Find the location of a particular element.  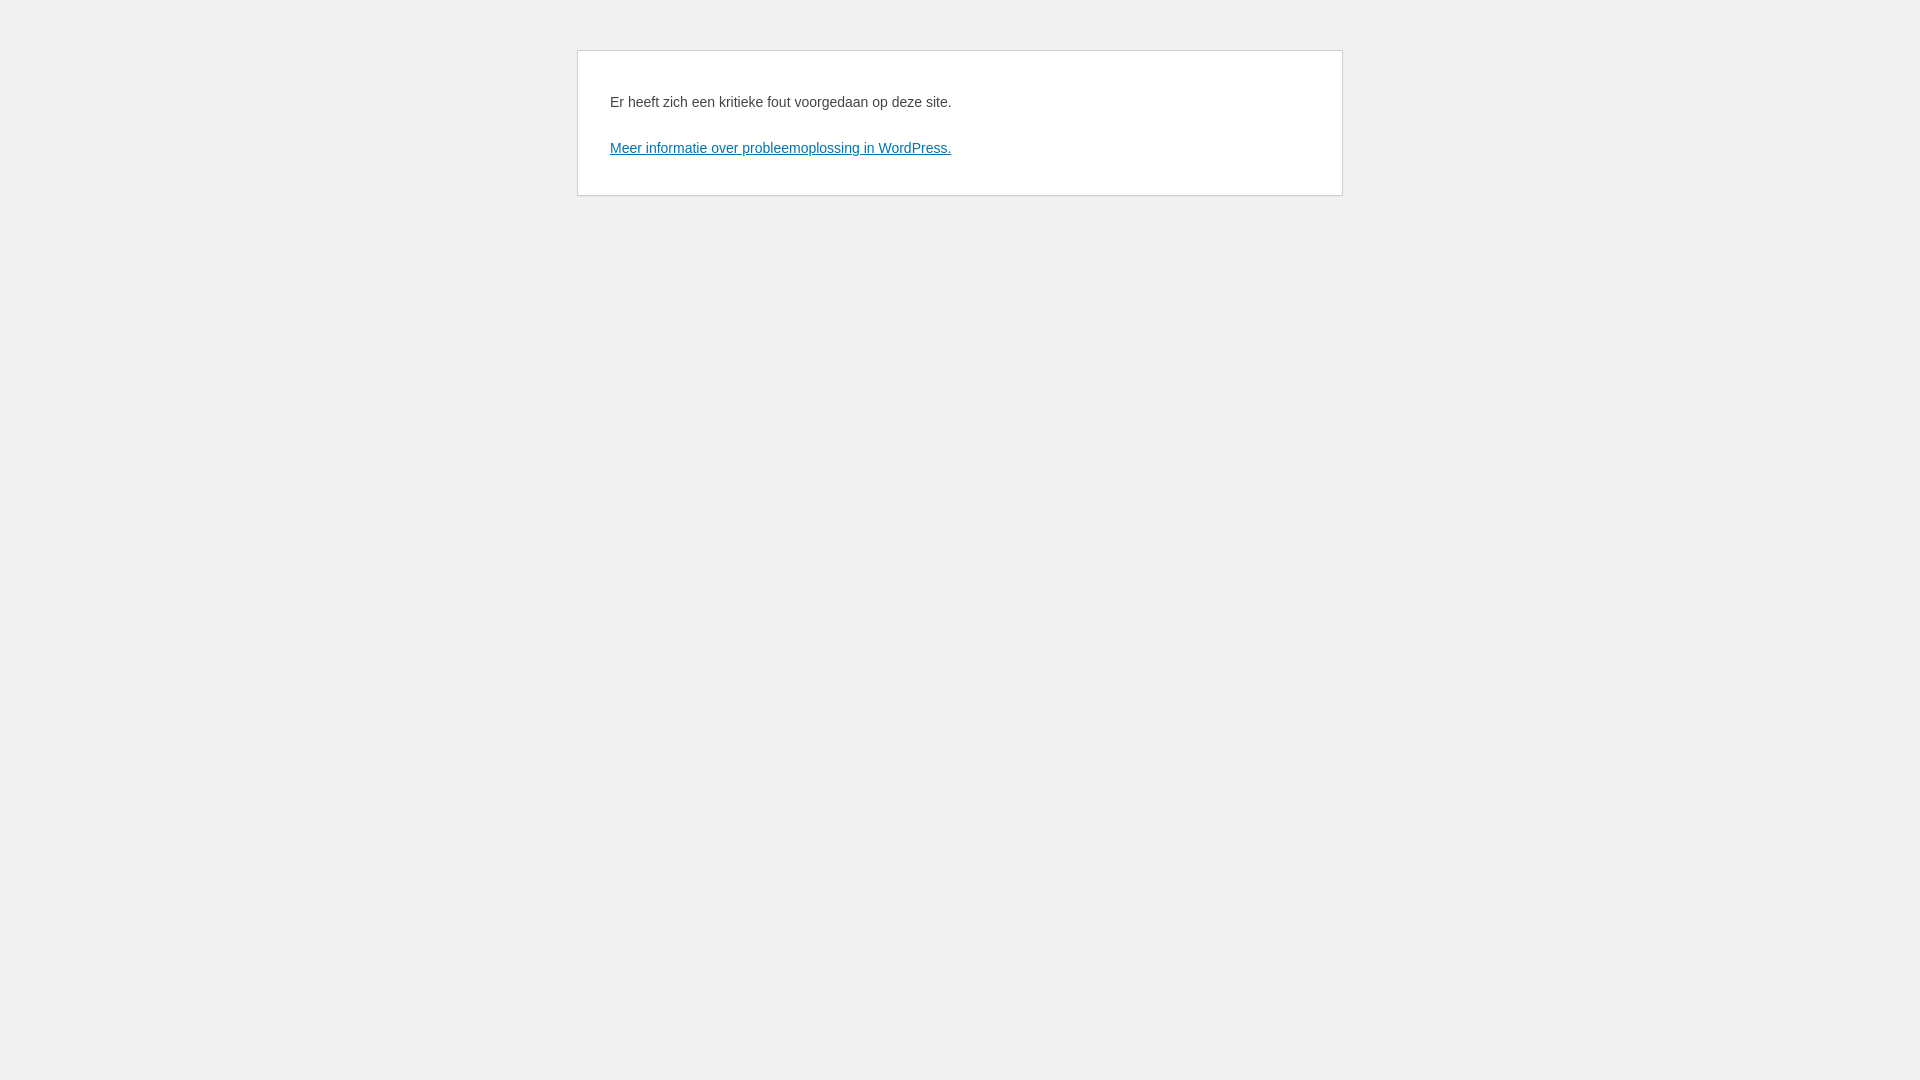

'Meer informatie over probleemoplossing in WordPress.' is located at coordinates (779, 146).